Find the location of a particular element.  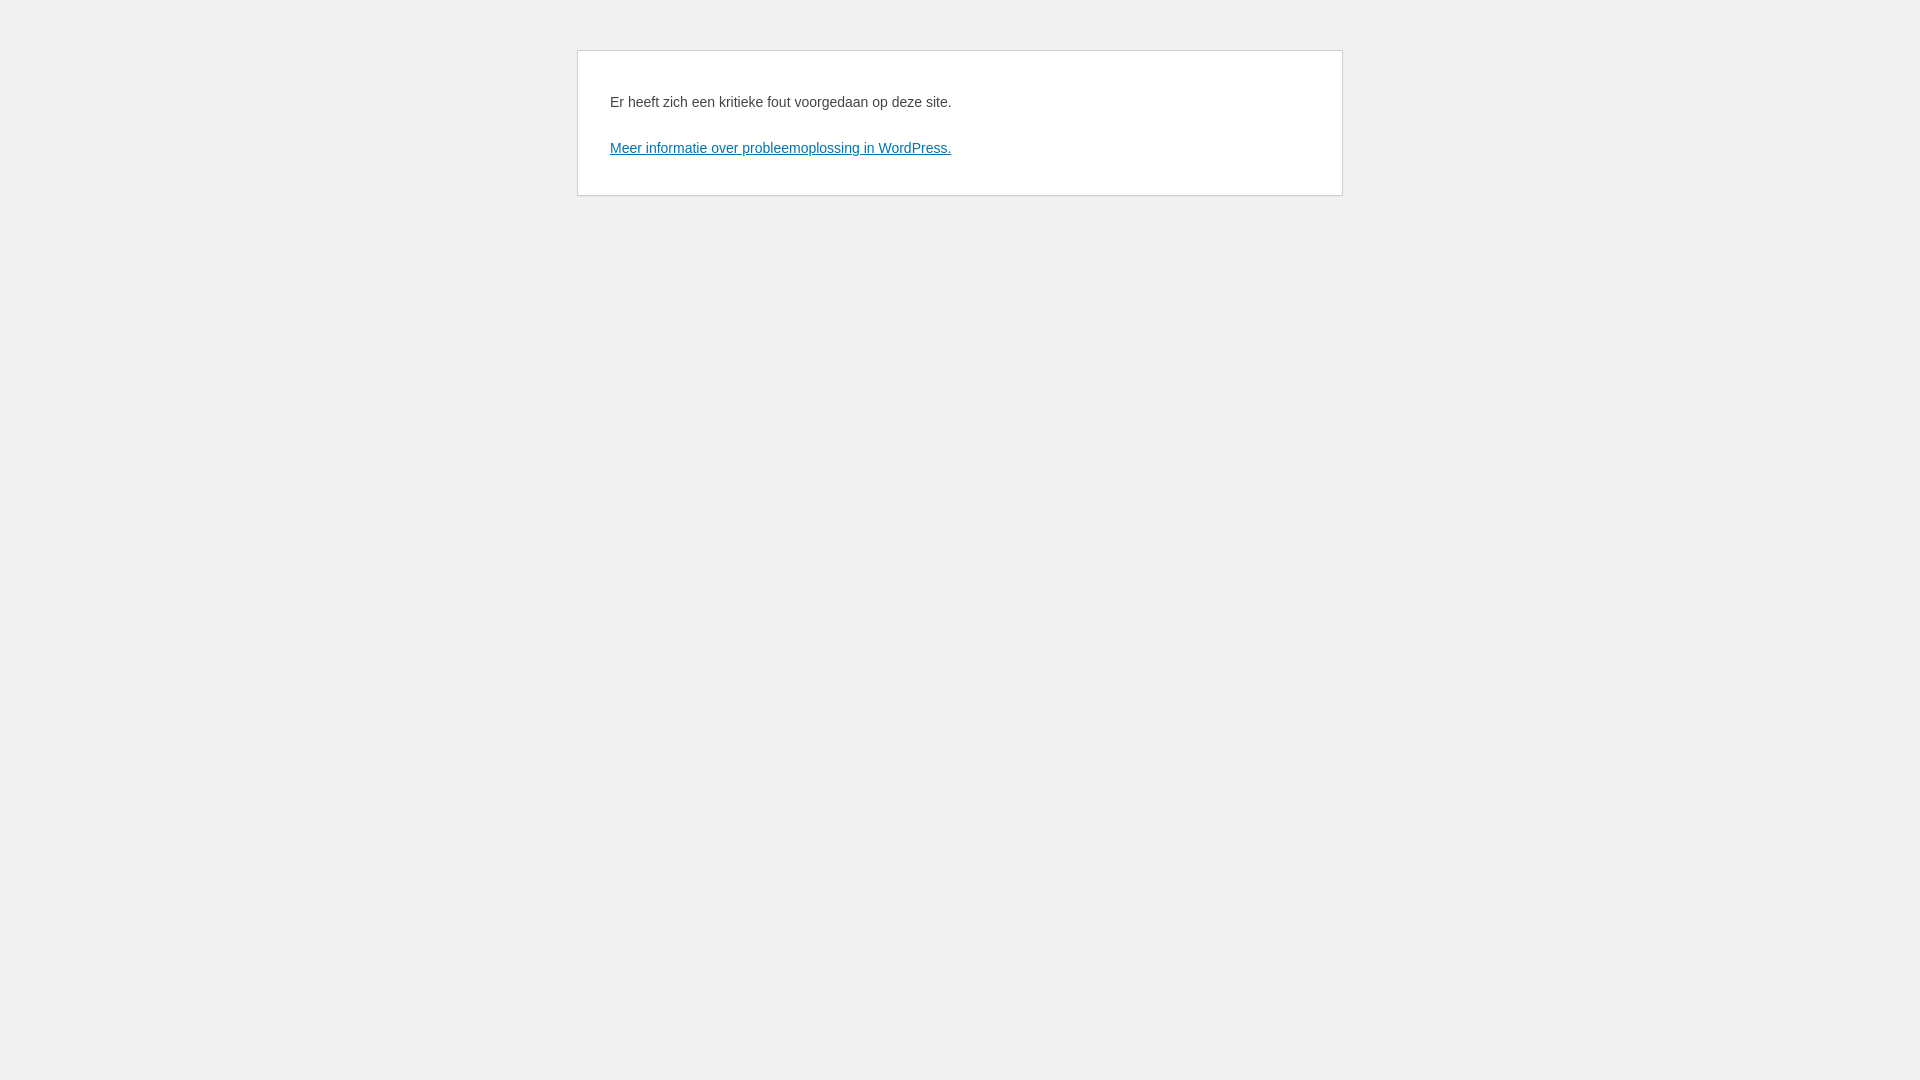

'Meer informatie over probleemoplossing in WordPress.' is located at coordinates (779, 146).